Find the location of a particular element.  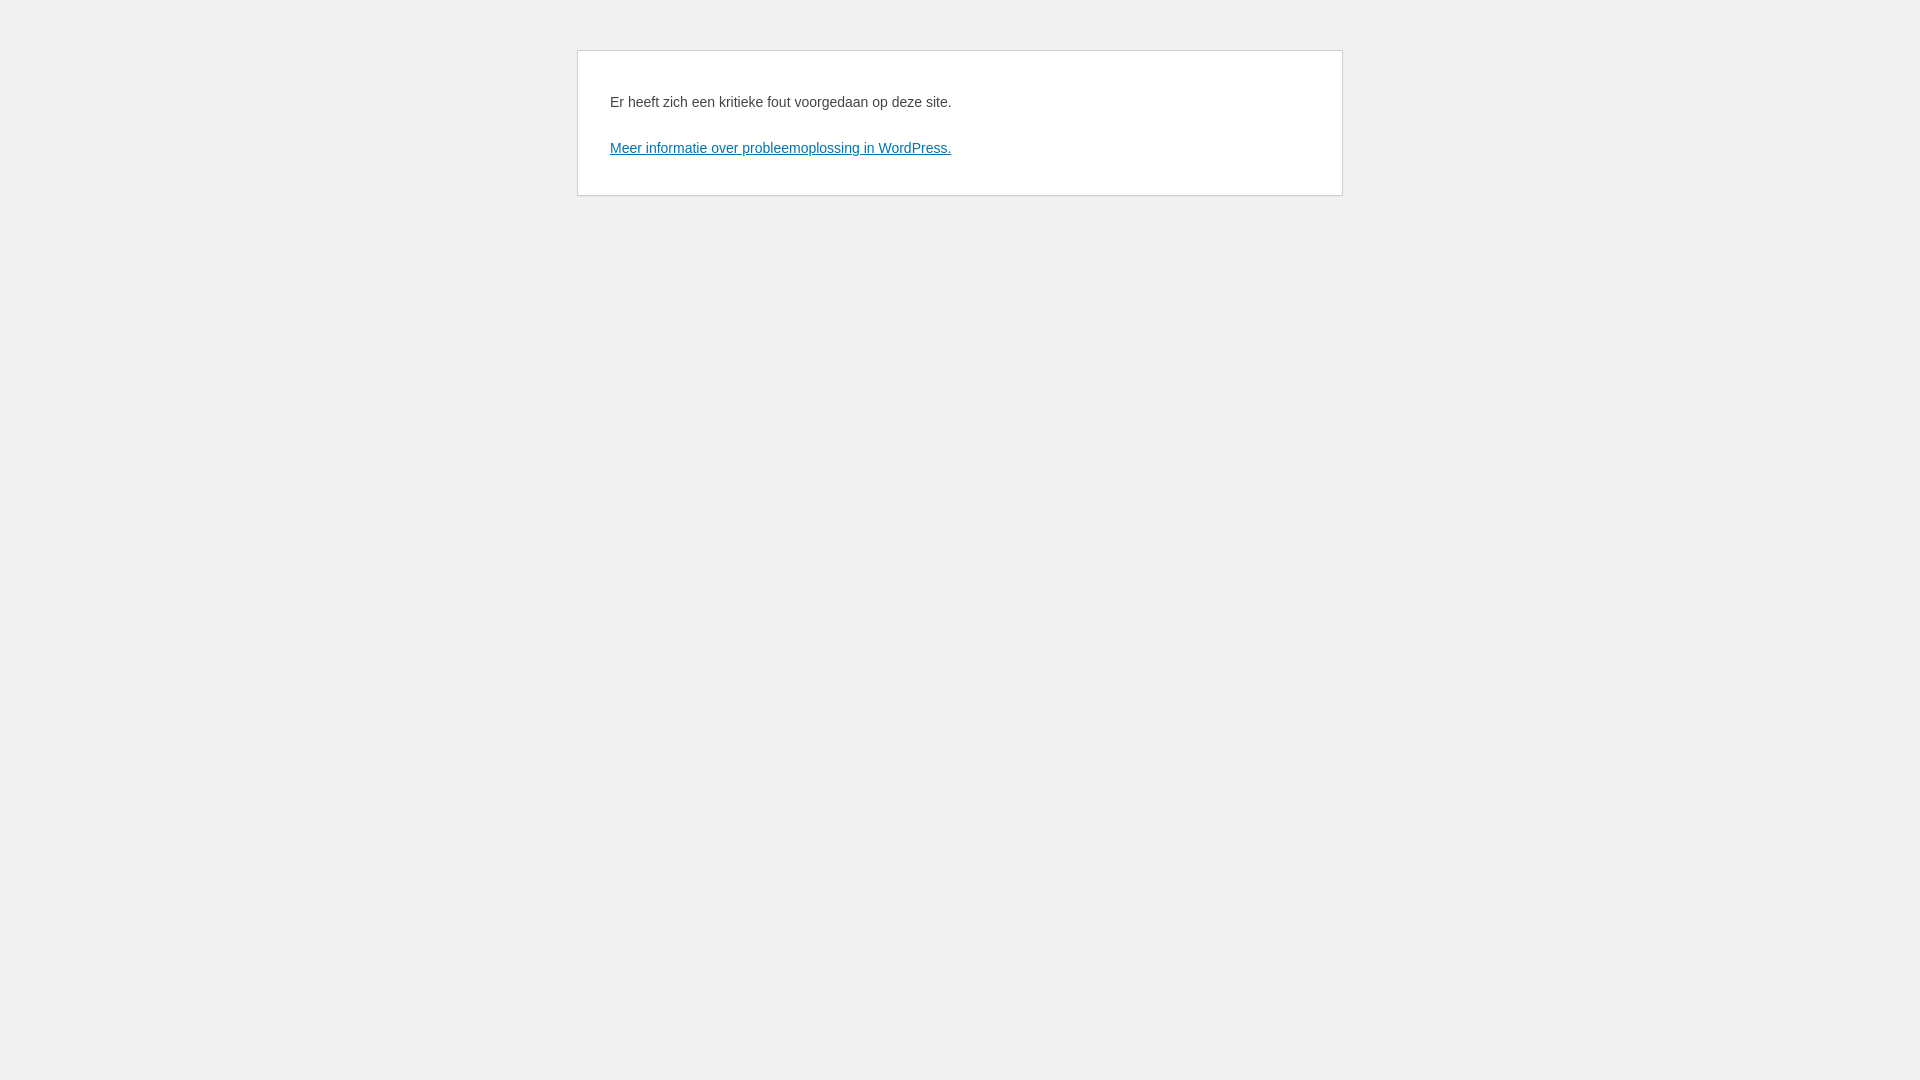

'Meer informatie over probleemoplossing in WordPress.' is located at coordinates (779, 146).